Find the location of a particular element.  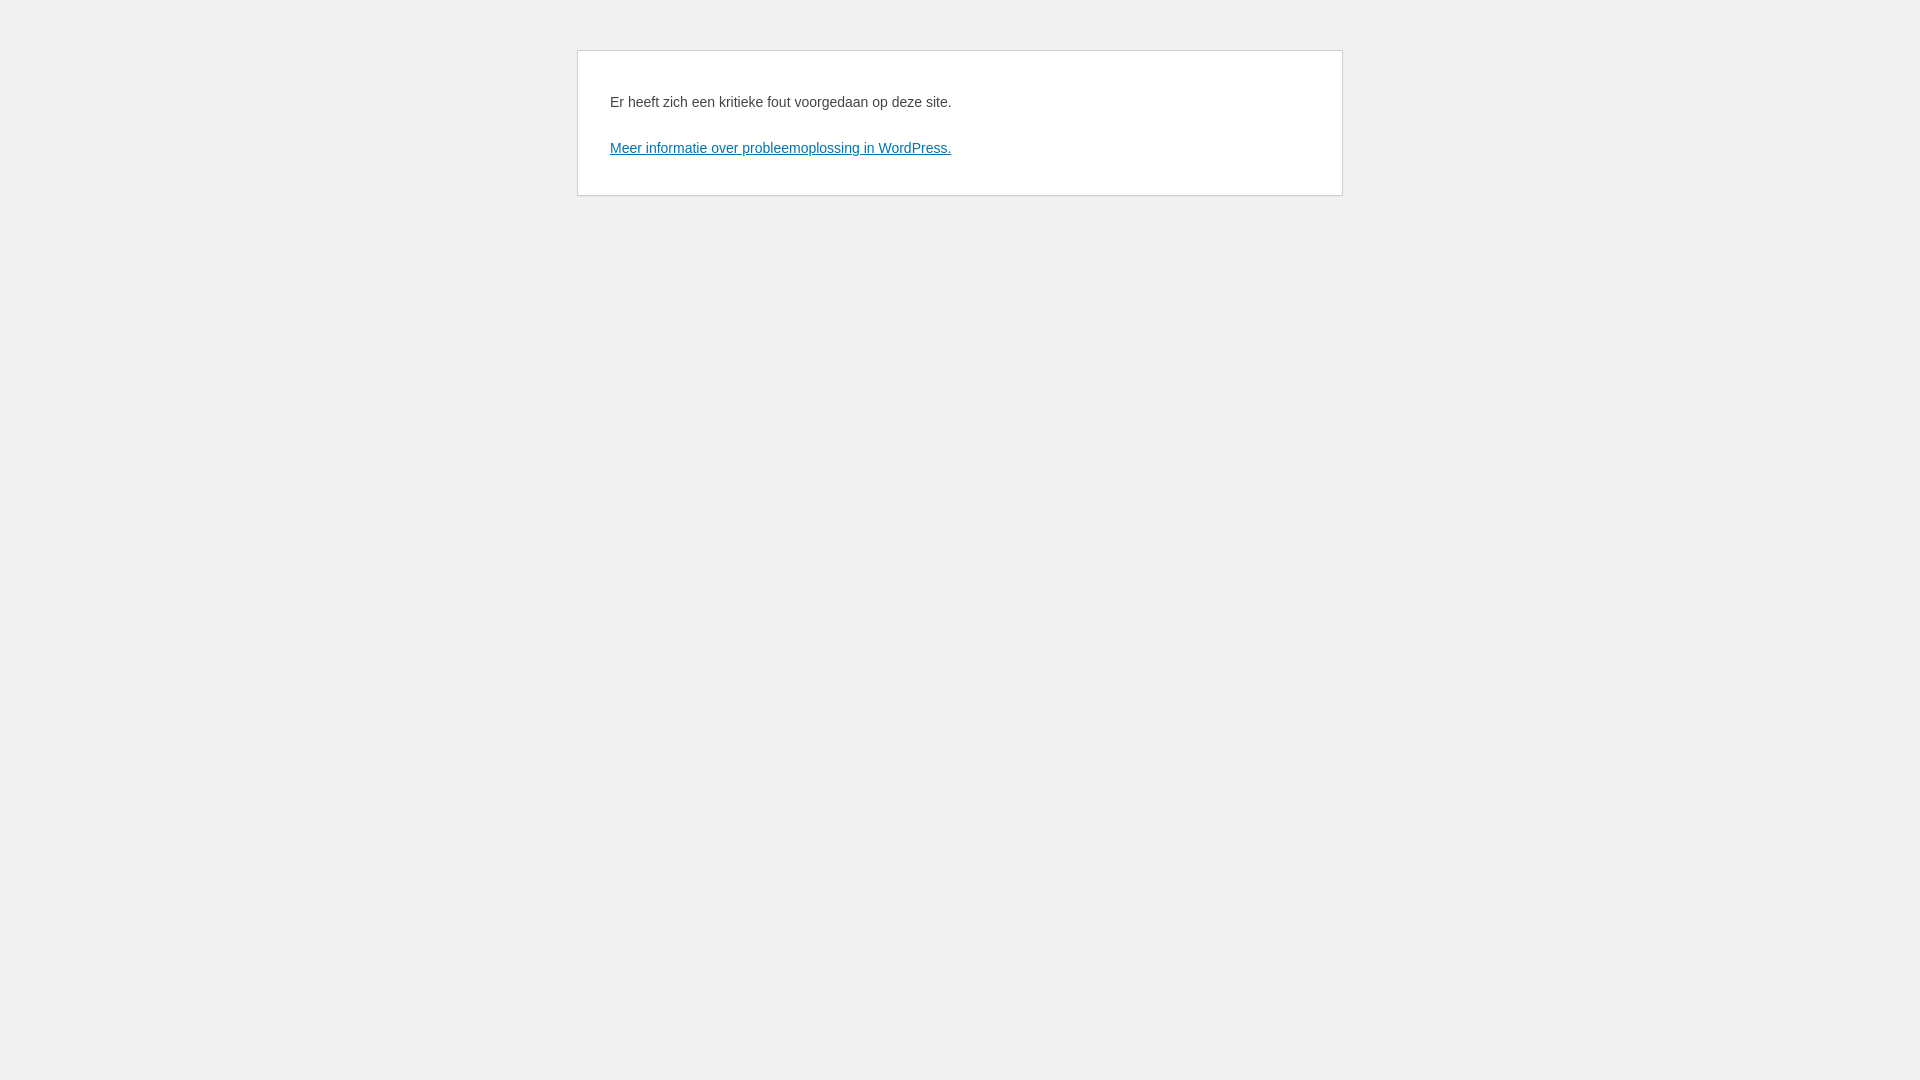

'Meer informatie over probleemoplossing in WordPress.' is located at coordinates (779, 146).